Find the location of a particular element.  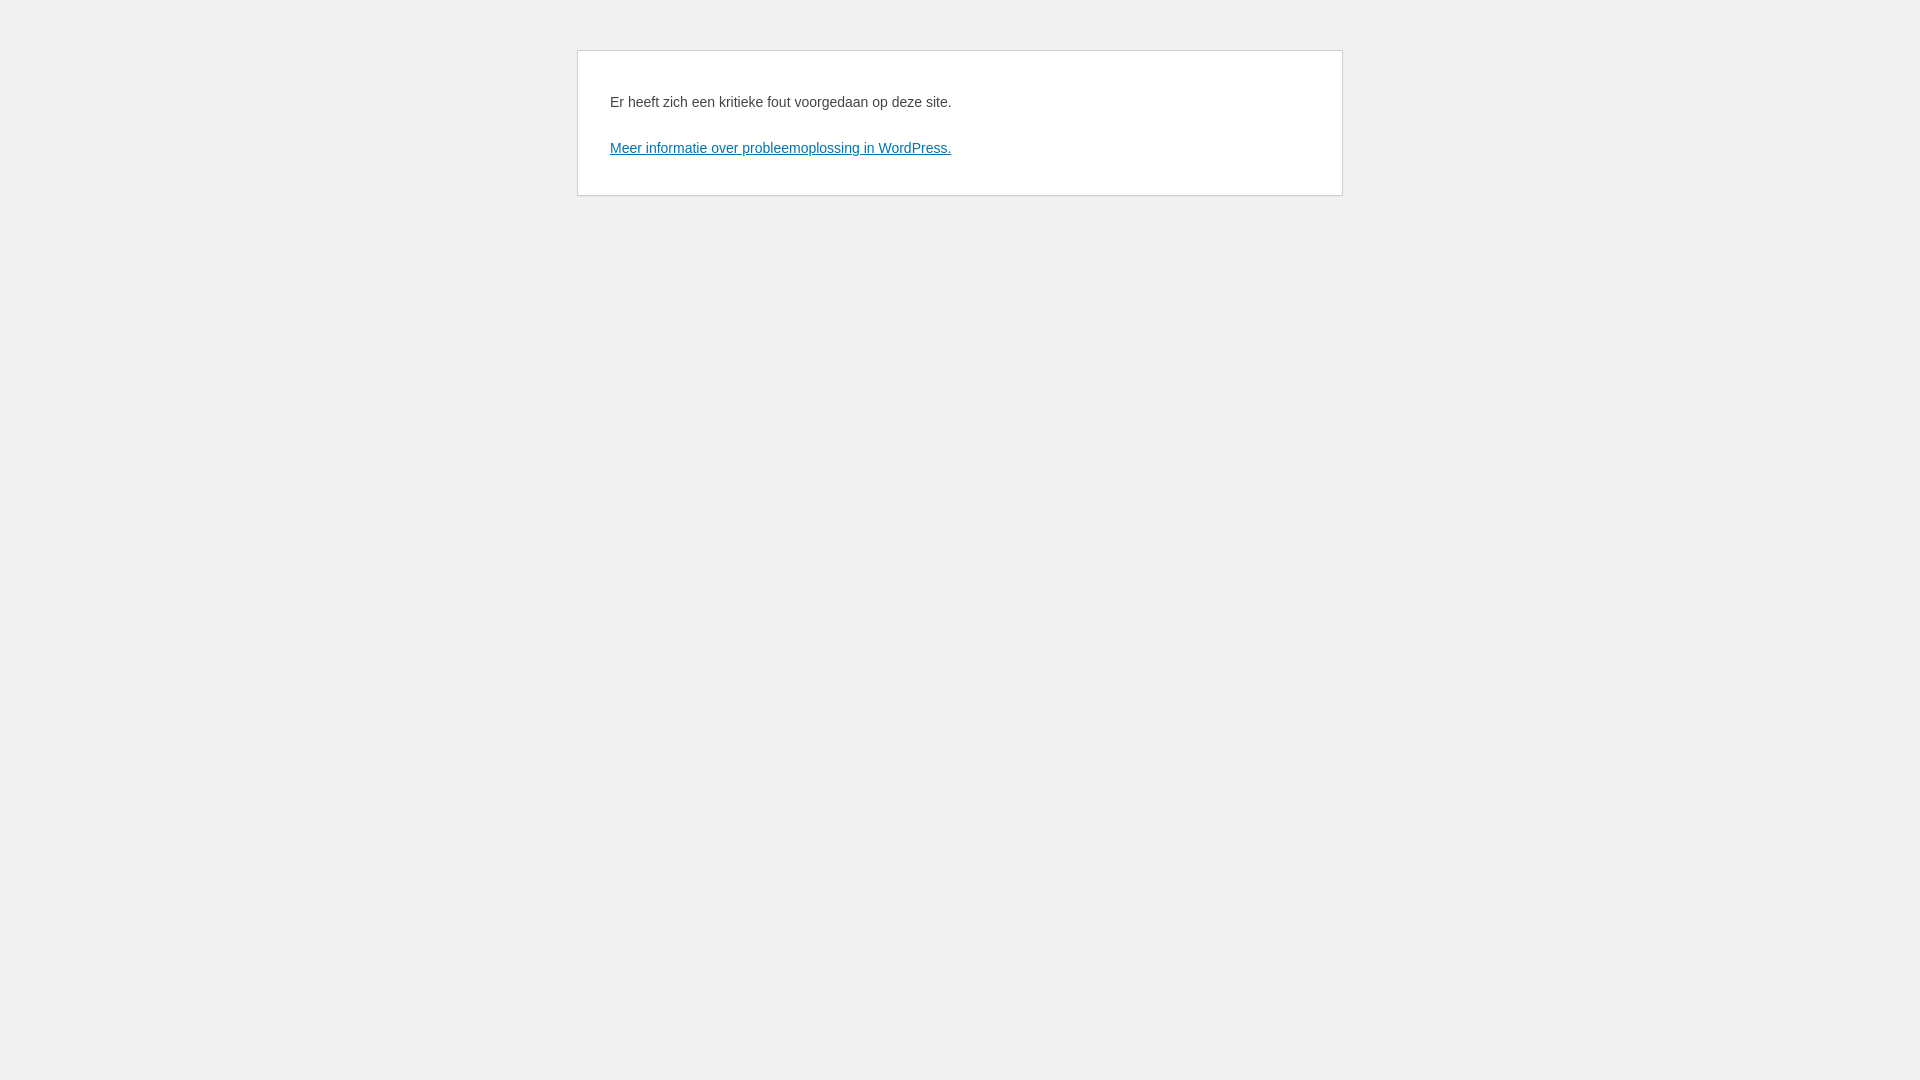

'Meer informatie over probleemoplossing in WordPress.' is located at coordinates (779, 146).